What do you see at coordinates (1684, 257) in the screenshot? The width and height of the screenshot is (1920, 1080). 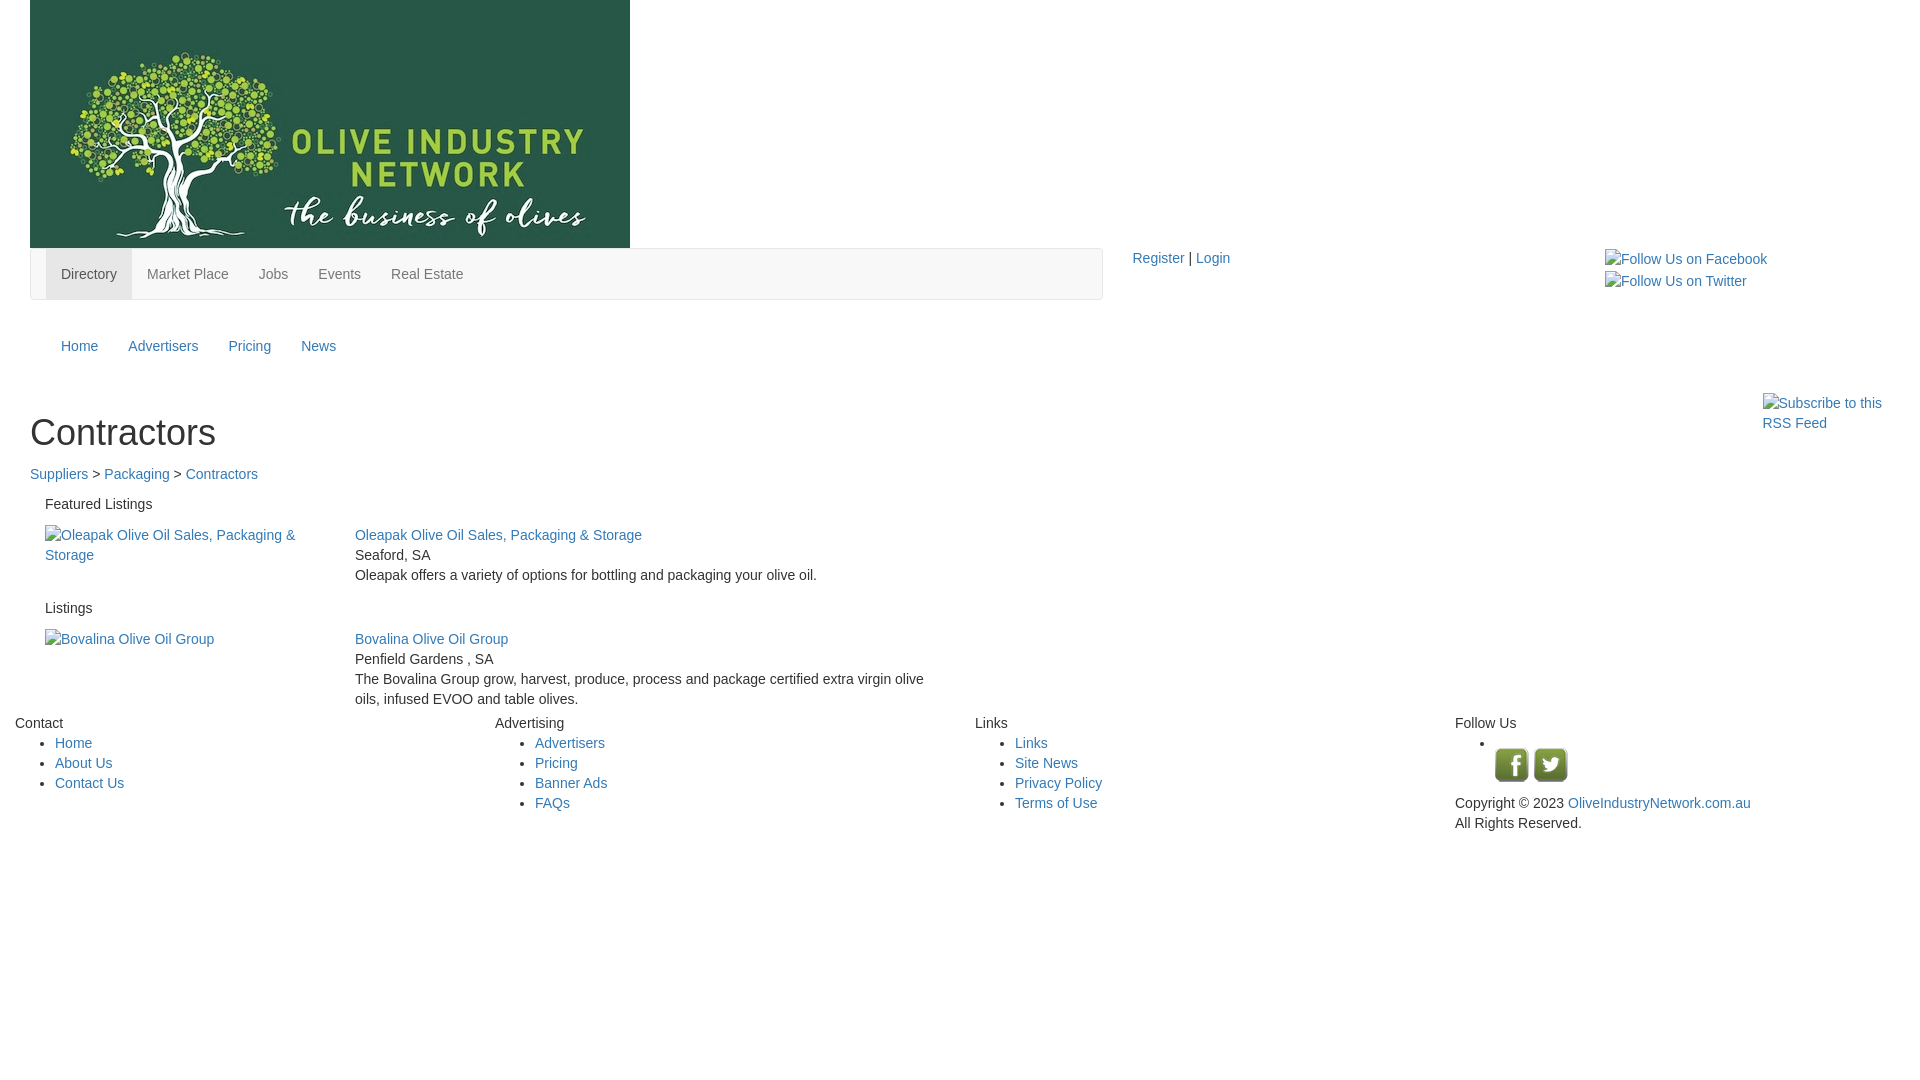 I see `'Follow Us on Facebook'` at bounding box center [1684, 257].